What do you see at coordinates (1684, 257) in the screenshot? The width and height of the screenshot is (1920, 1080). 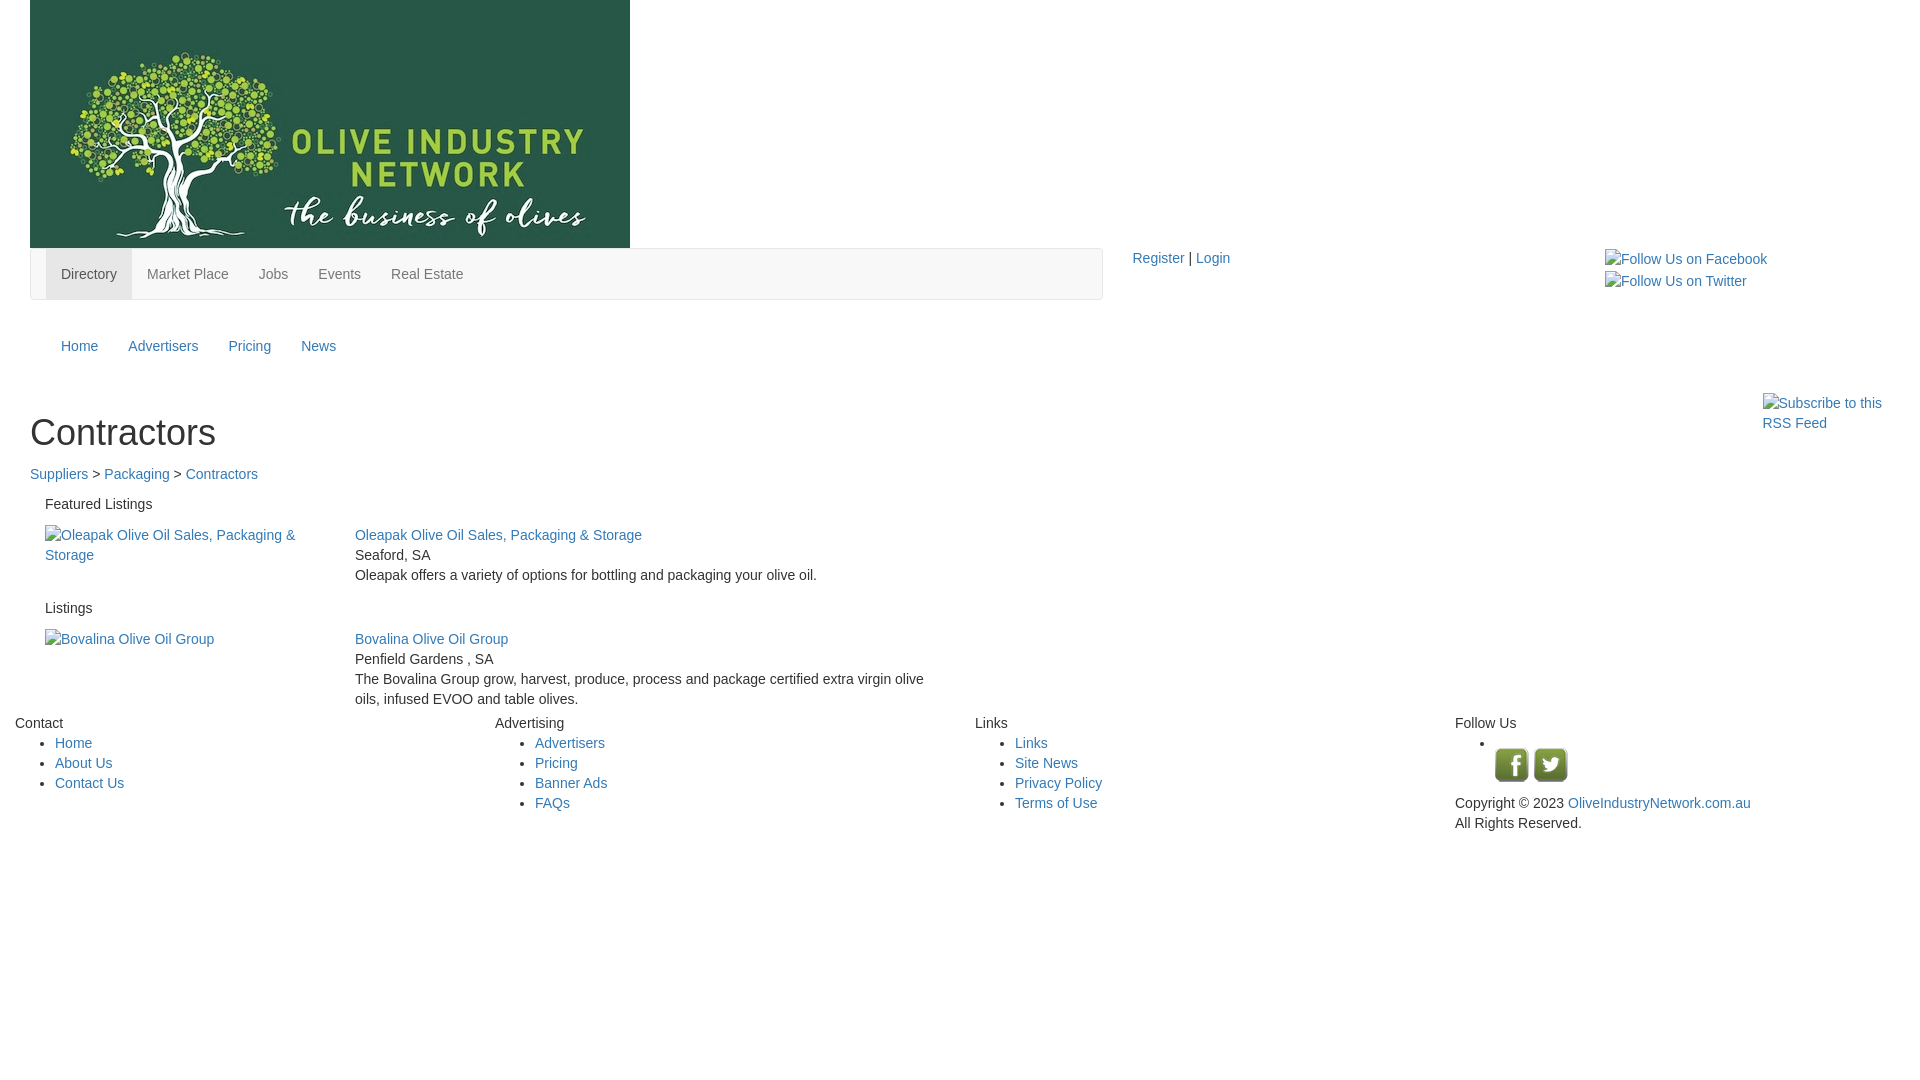 I see `'Follow Us on Facebook'` at bounding box center [1684, 257].